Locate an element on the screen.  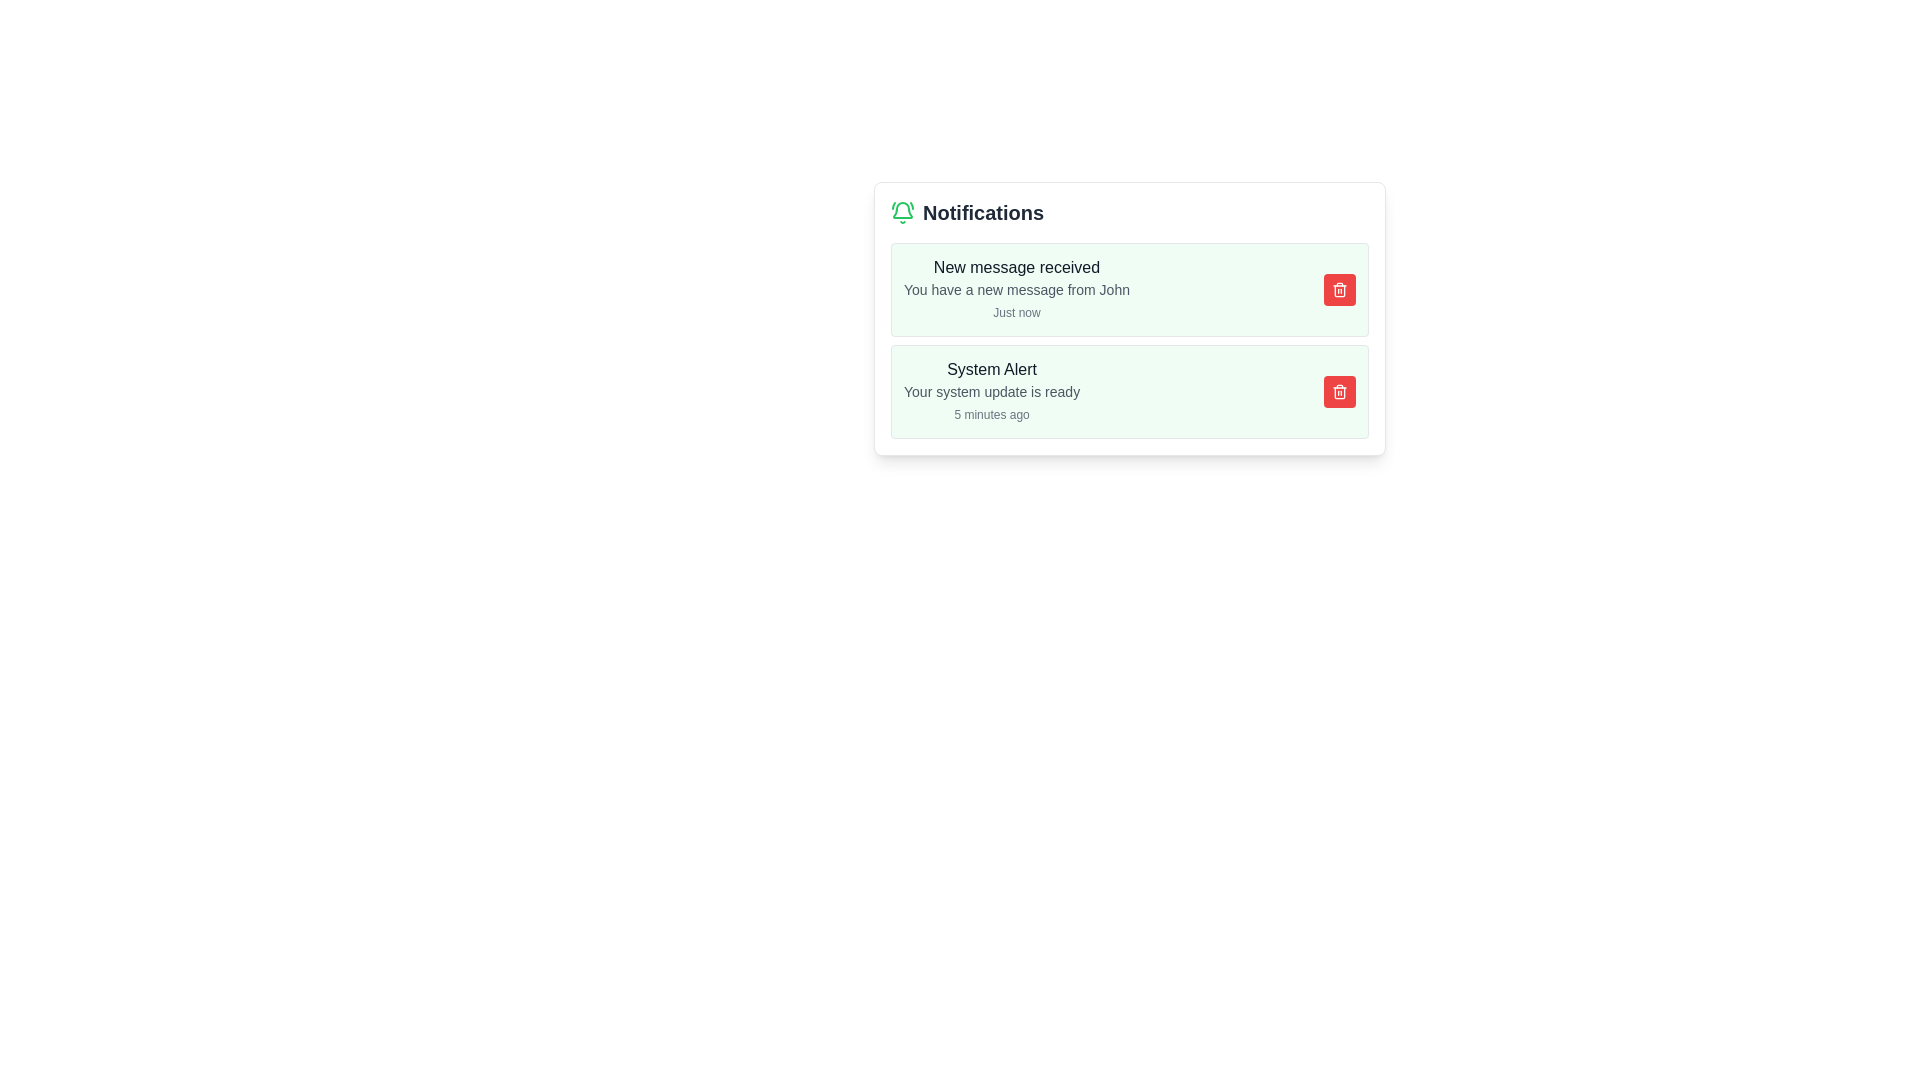
the informational Text label indicating a system update ready, located within the notification card below 'System Alert' and above '5 minutes ago' is located at coordinates (992, 392).